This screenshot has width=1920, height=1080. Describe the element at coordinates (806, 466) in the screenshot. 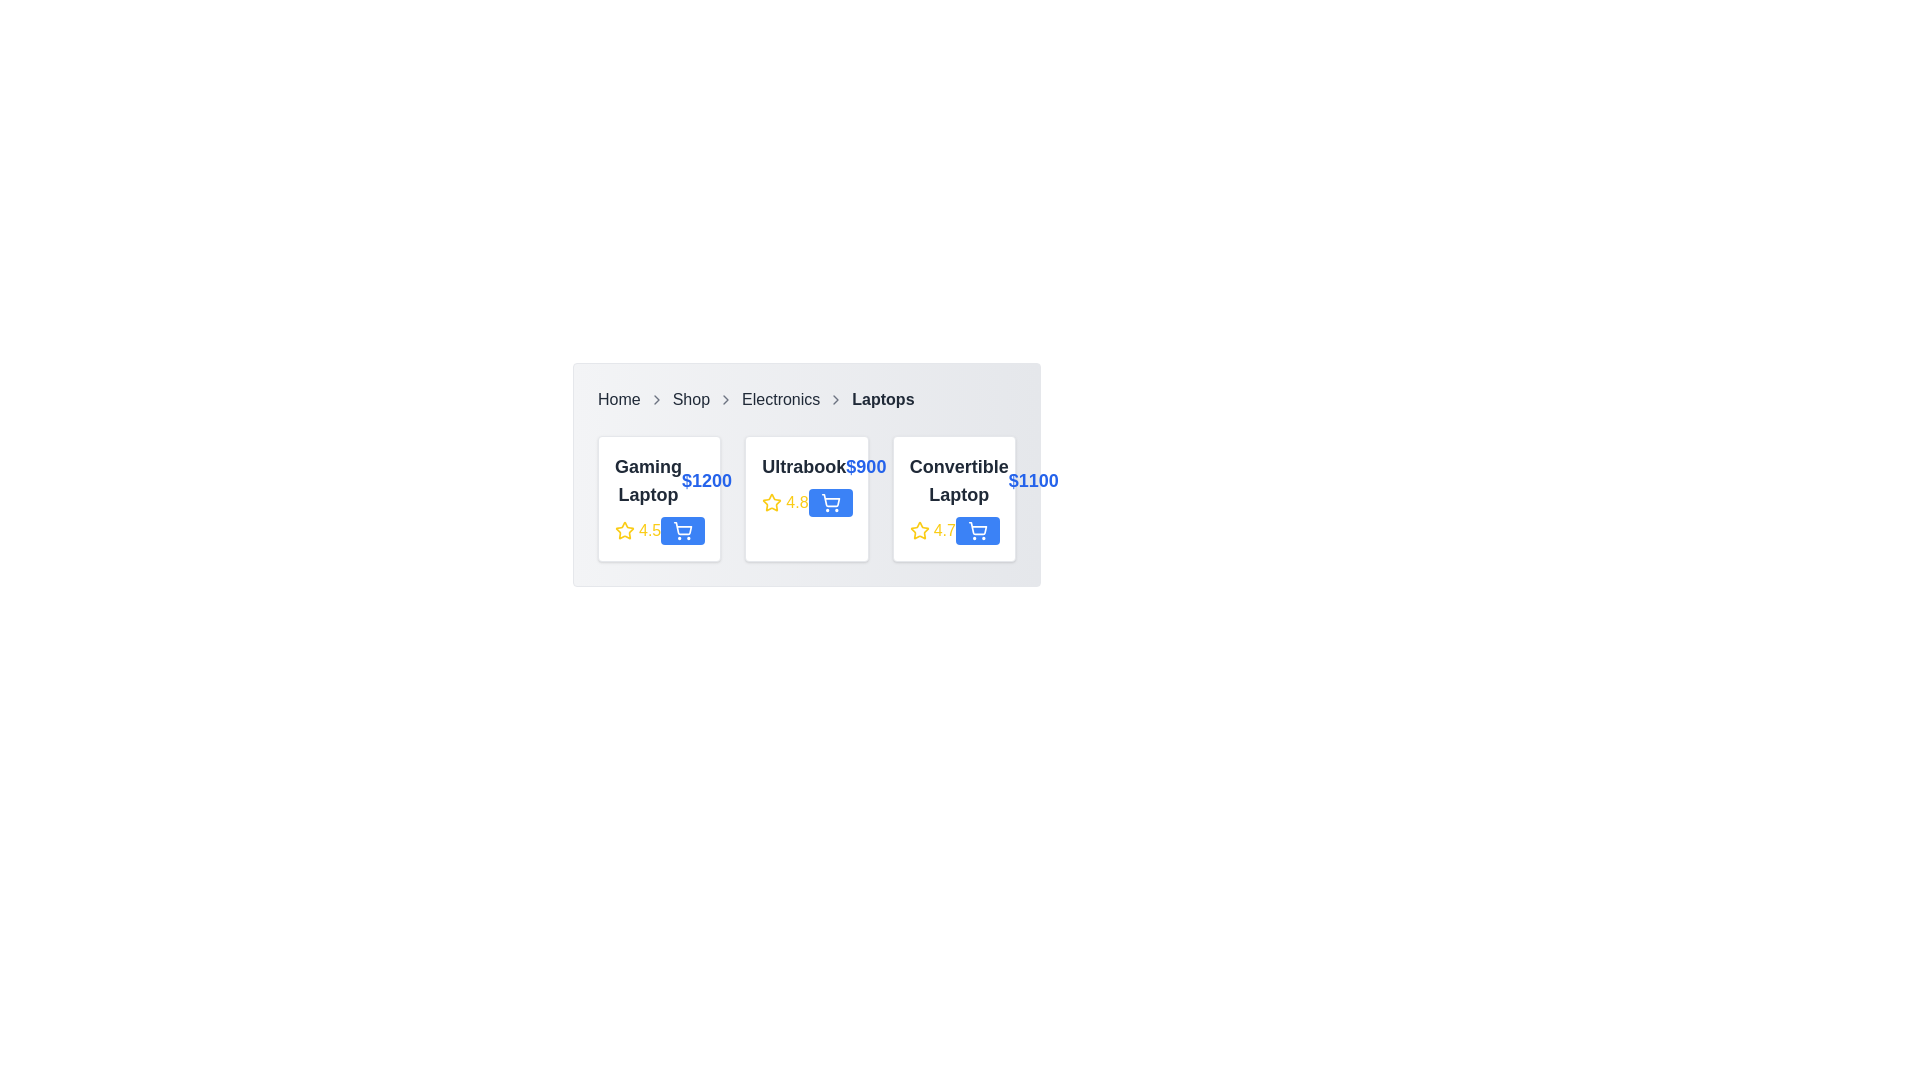

I see `text content of the label displaying 'Ultrabook' and its price '$900', located in the central card of a three-card row layout, specifically the second card from the left` at that location.